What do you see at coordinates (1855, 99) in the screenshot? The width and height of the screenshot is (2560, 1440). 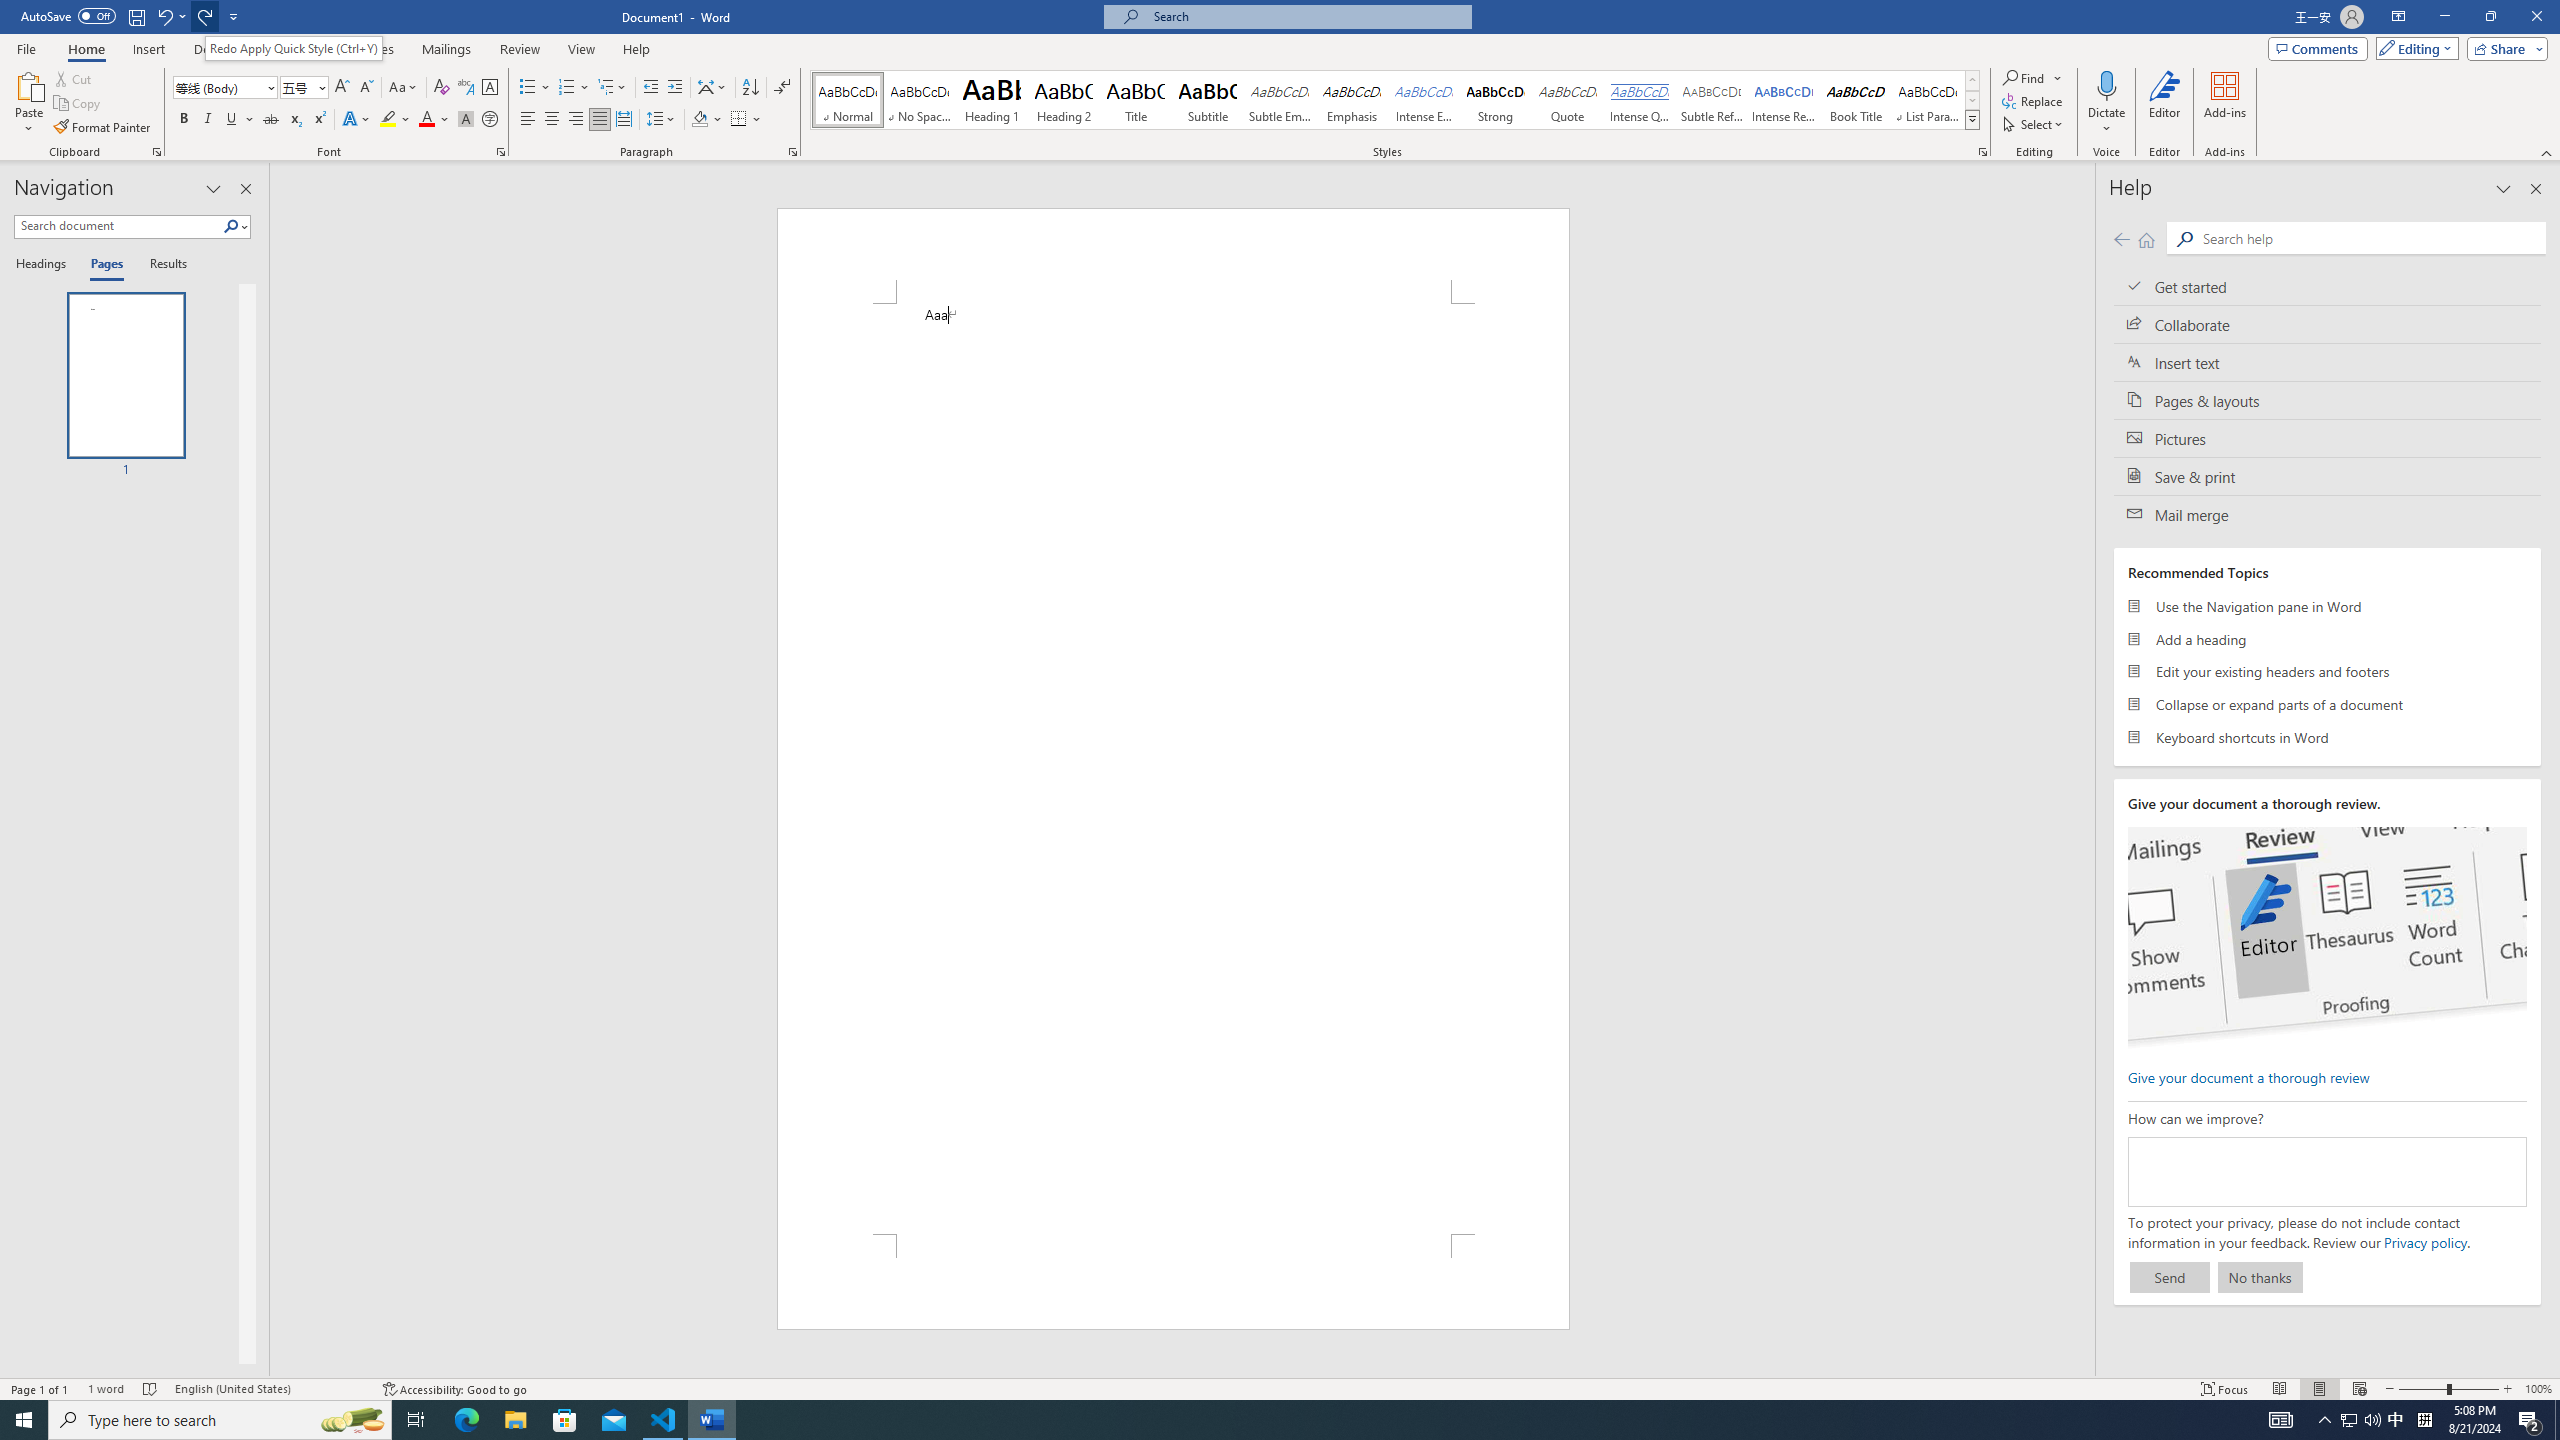 I see `'Book Title'` at bounding box center [1855, 99].